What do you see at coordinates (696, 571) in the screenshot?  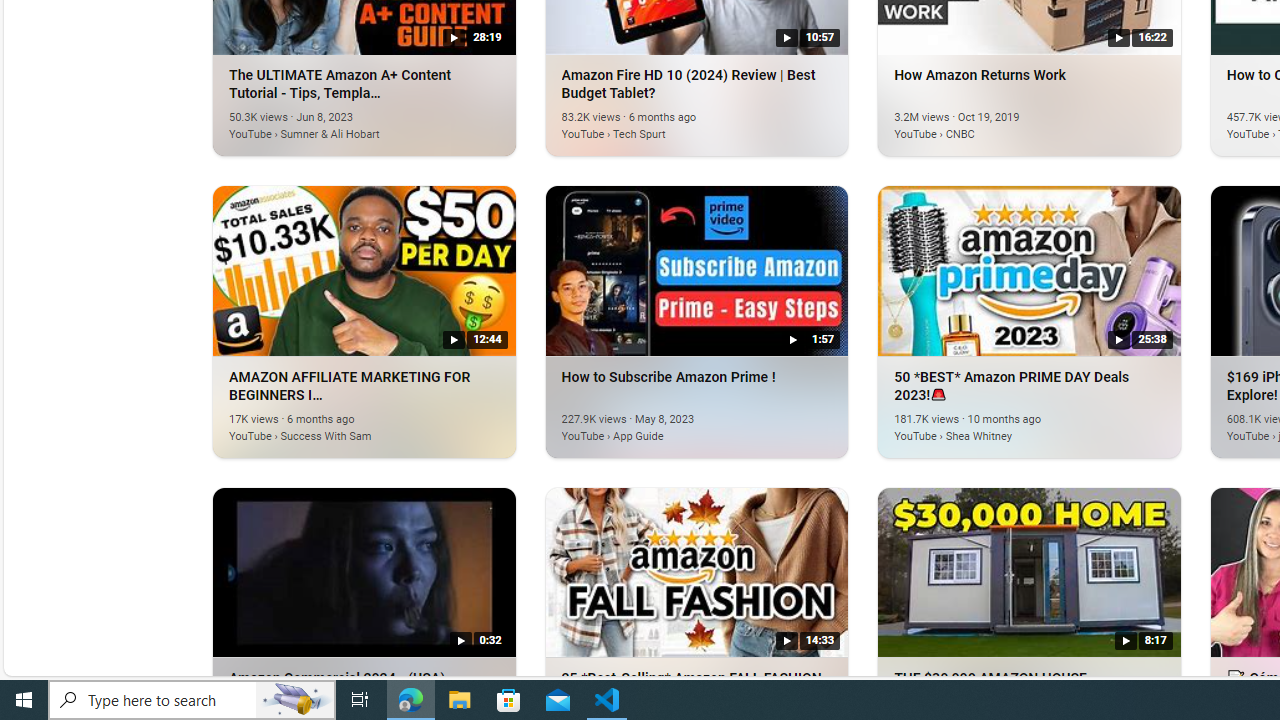 I see `'25 *Best-Selling* Amazon FALL FASHION 2023!'` at bounding box center [696, 571].